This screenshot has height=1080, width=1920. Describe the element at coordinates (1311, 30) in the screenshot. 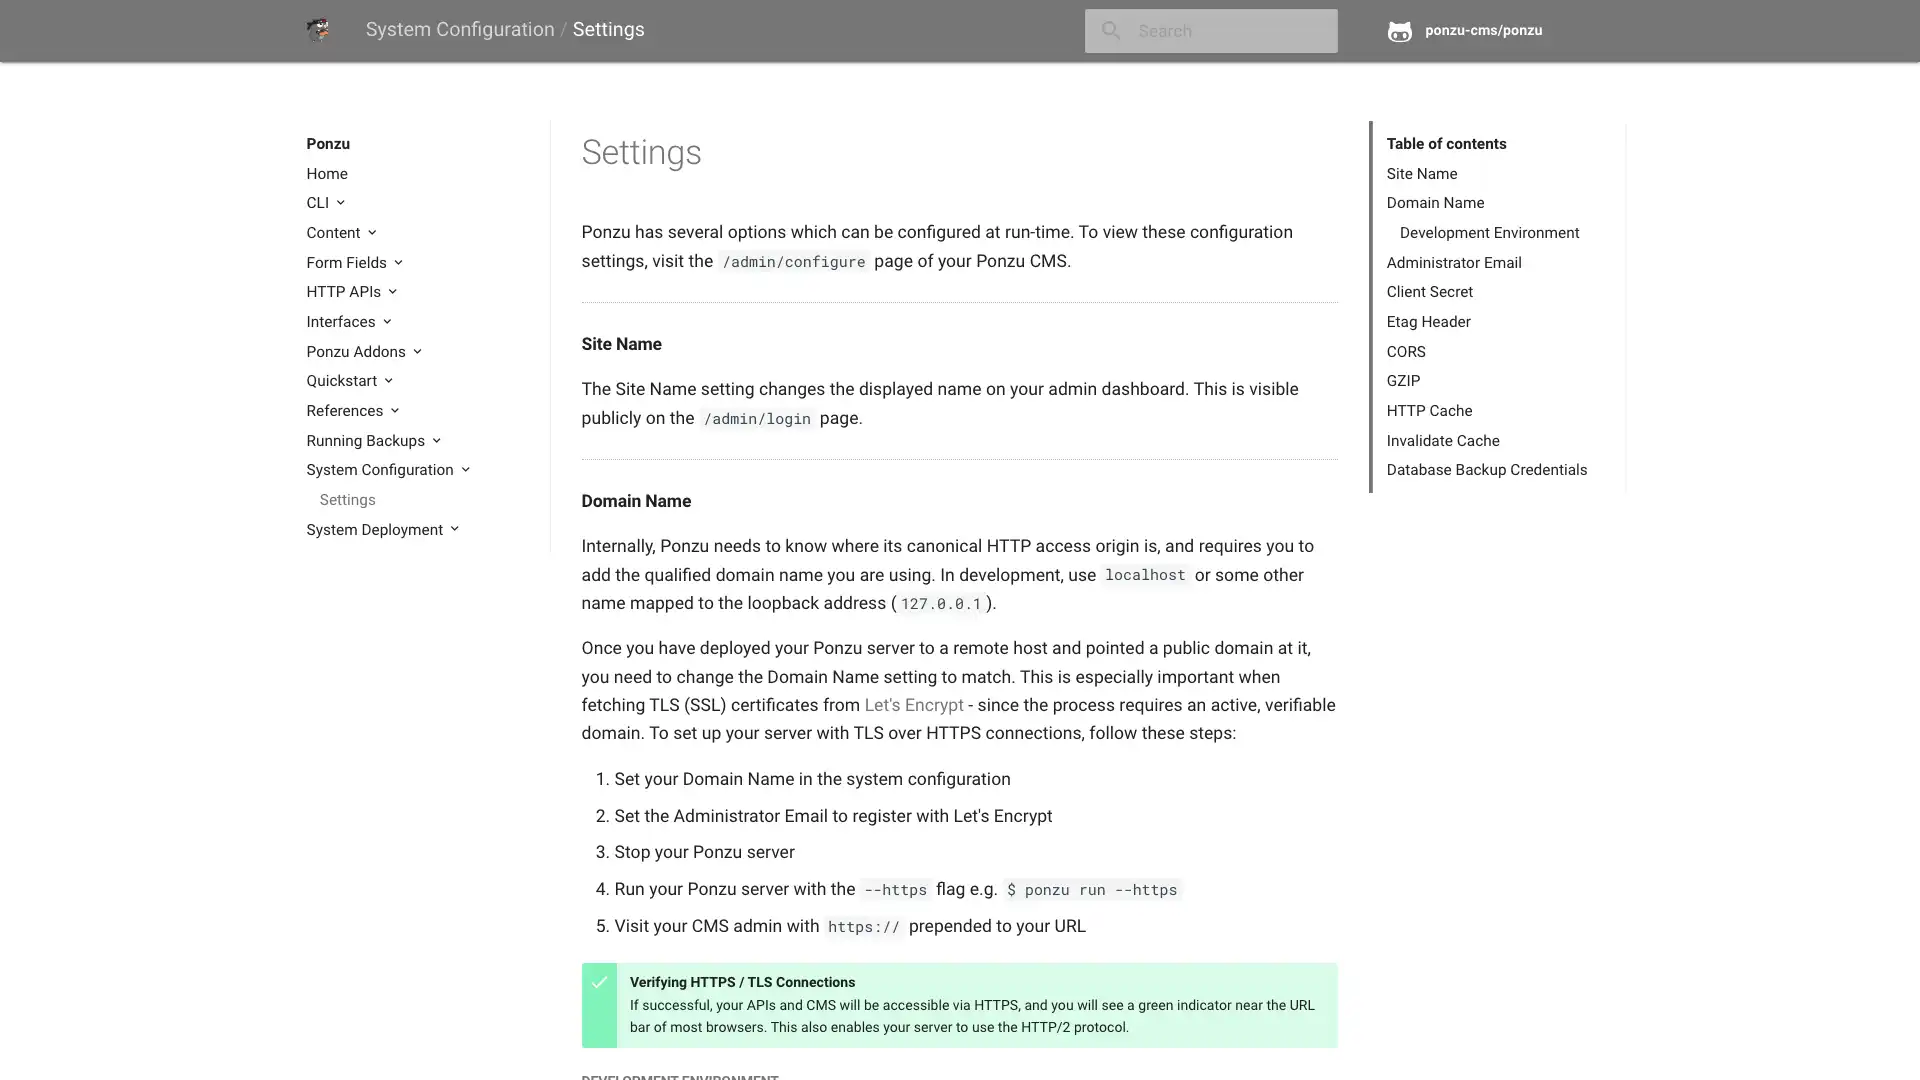

I see `close` at that location.